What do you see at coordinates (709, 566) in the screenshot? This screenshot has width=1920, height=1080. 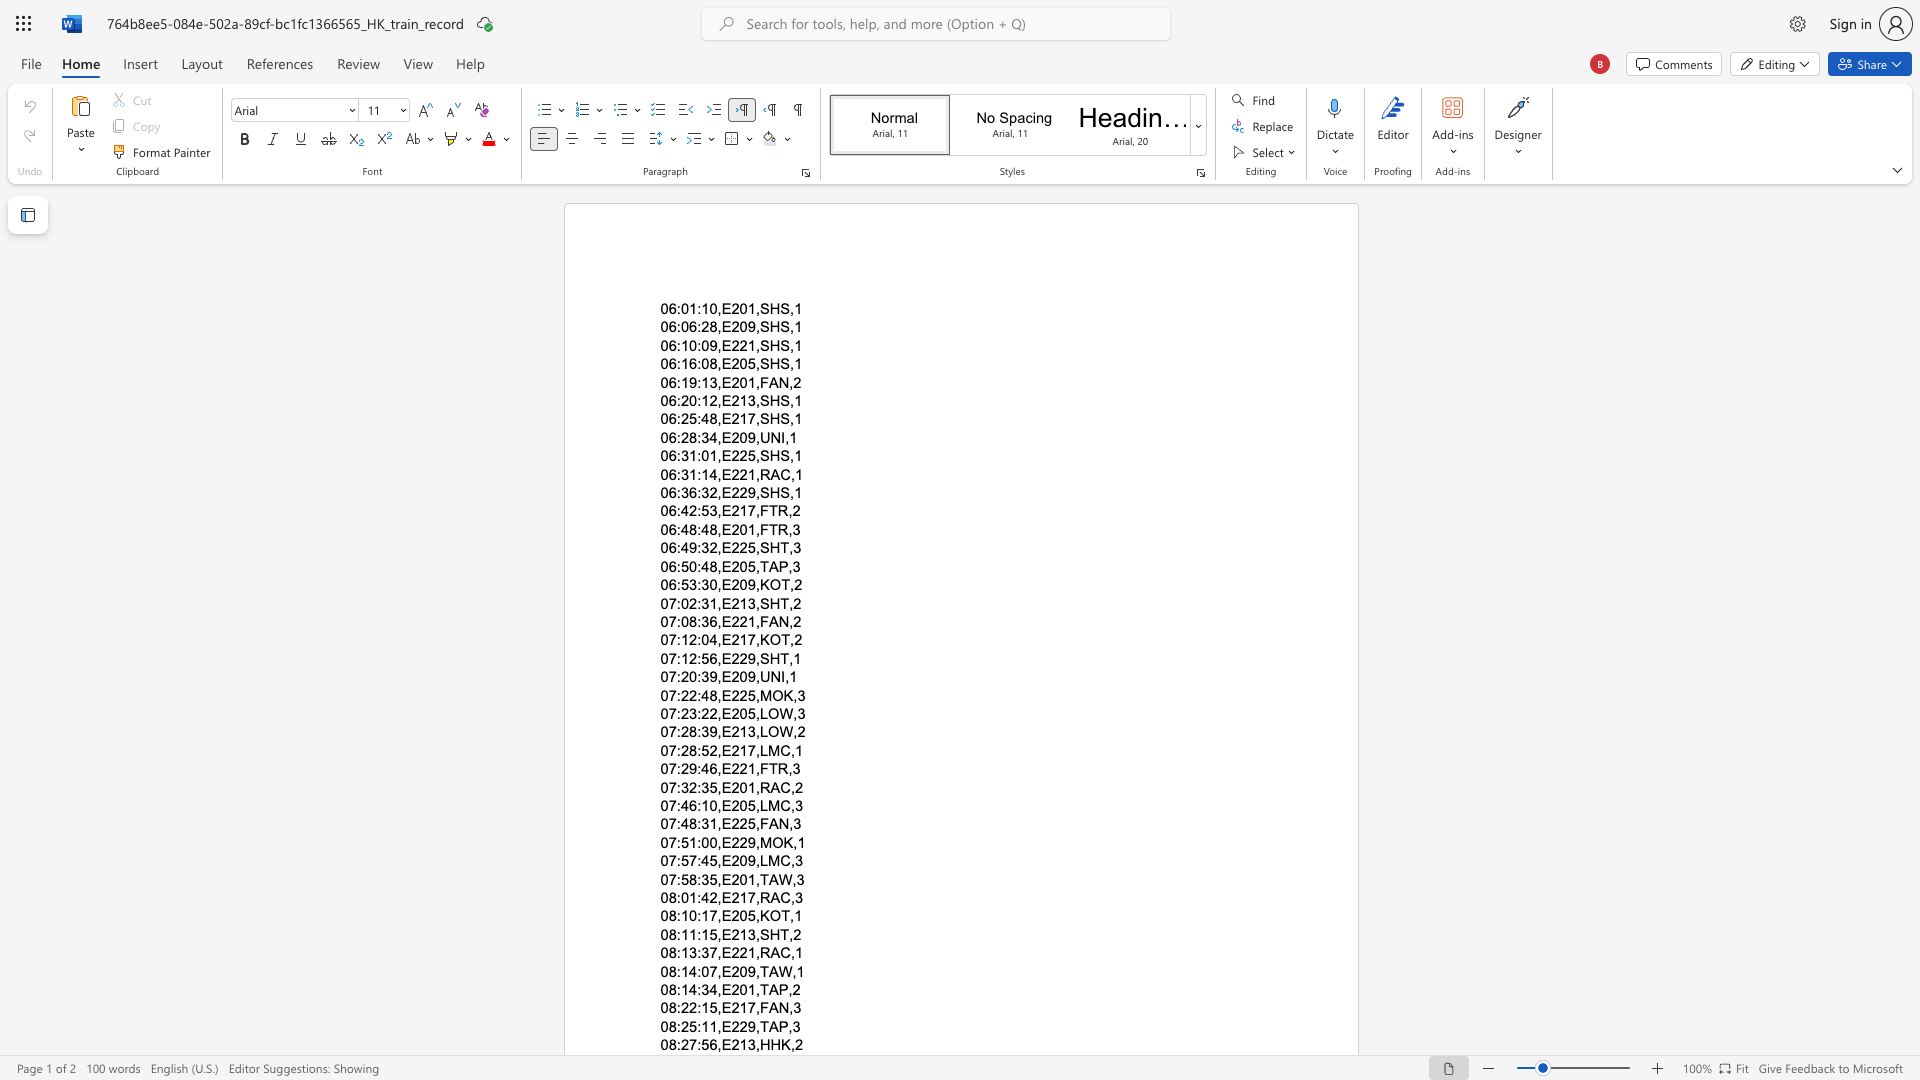 I see `the space between the continuous character "4" and "8" in the text` at bounding box center [709, 566].